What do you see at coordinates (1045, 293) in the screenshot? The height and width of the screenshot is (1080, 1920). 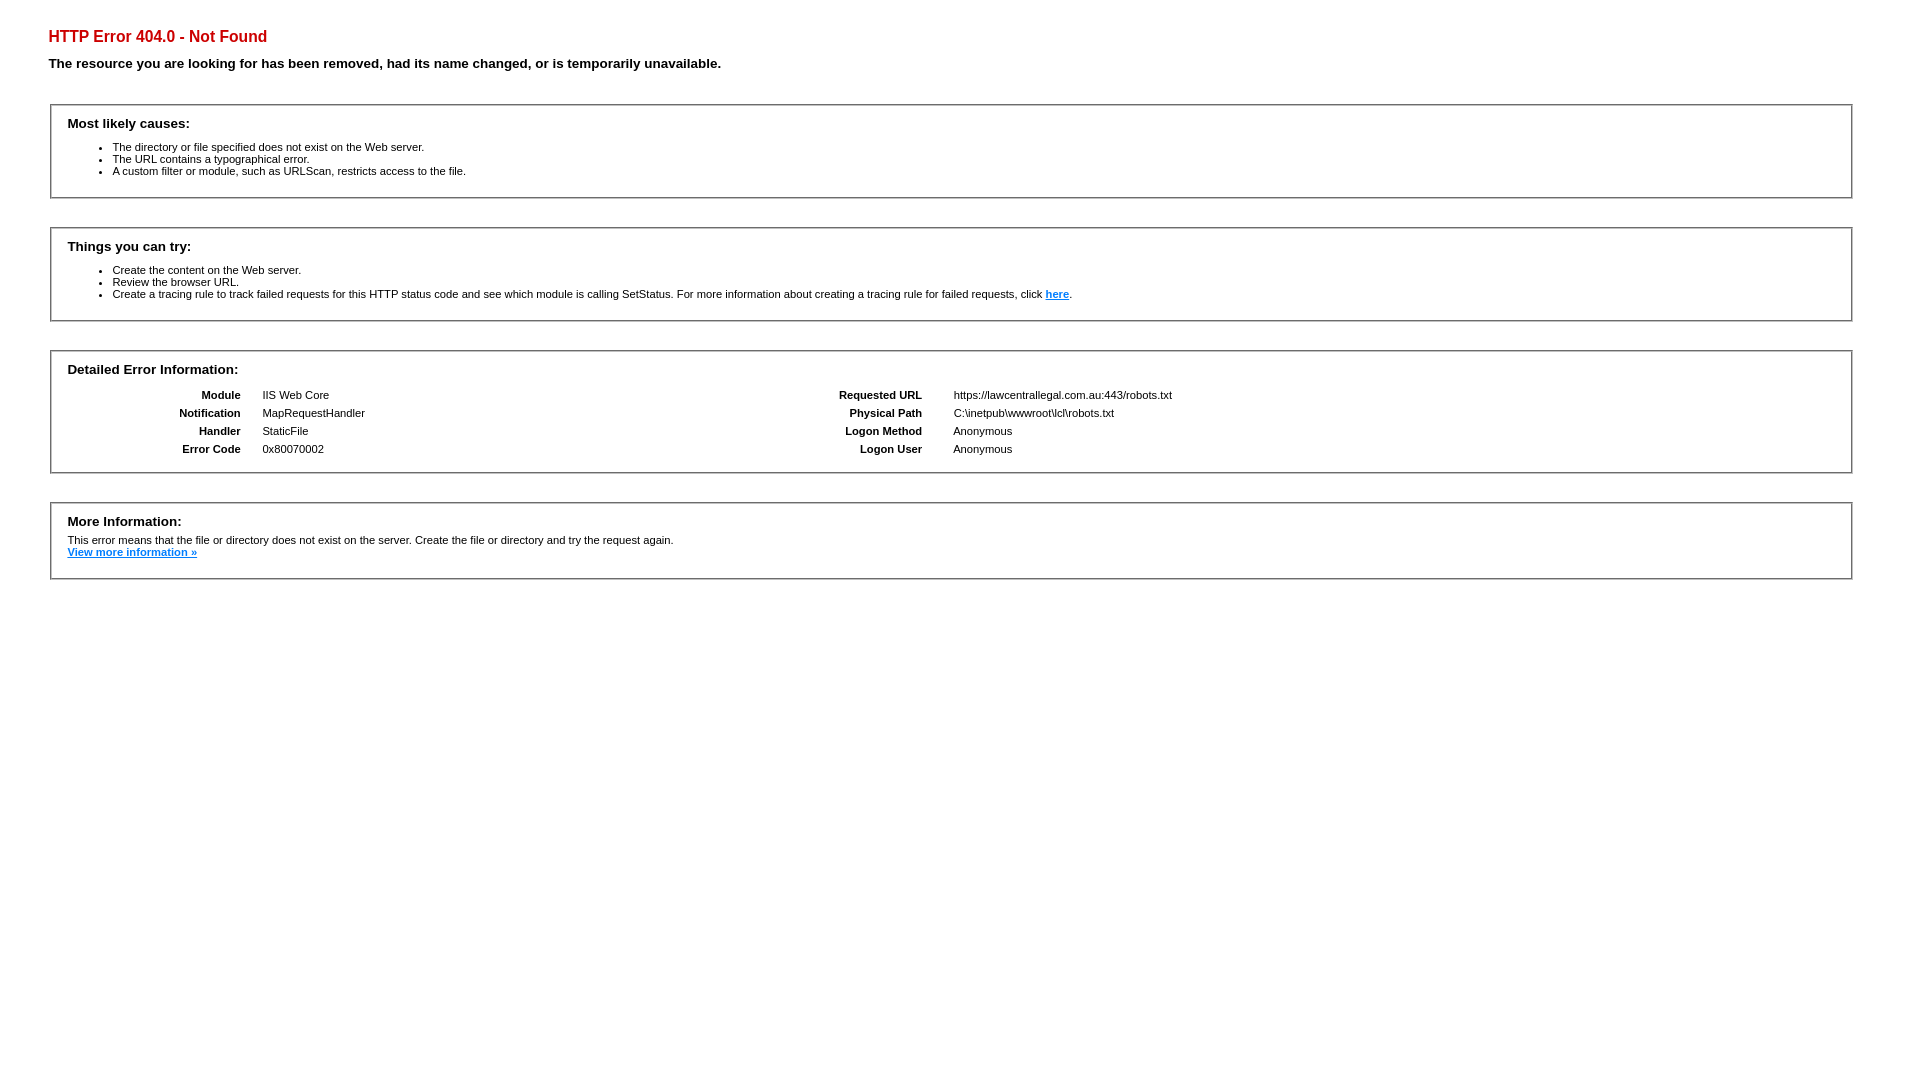 I see `'here'` at bounding box center [1045, 293].